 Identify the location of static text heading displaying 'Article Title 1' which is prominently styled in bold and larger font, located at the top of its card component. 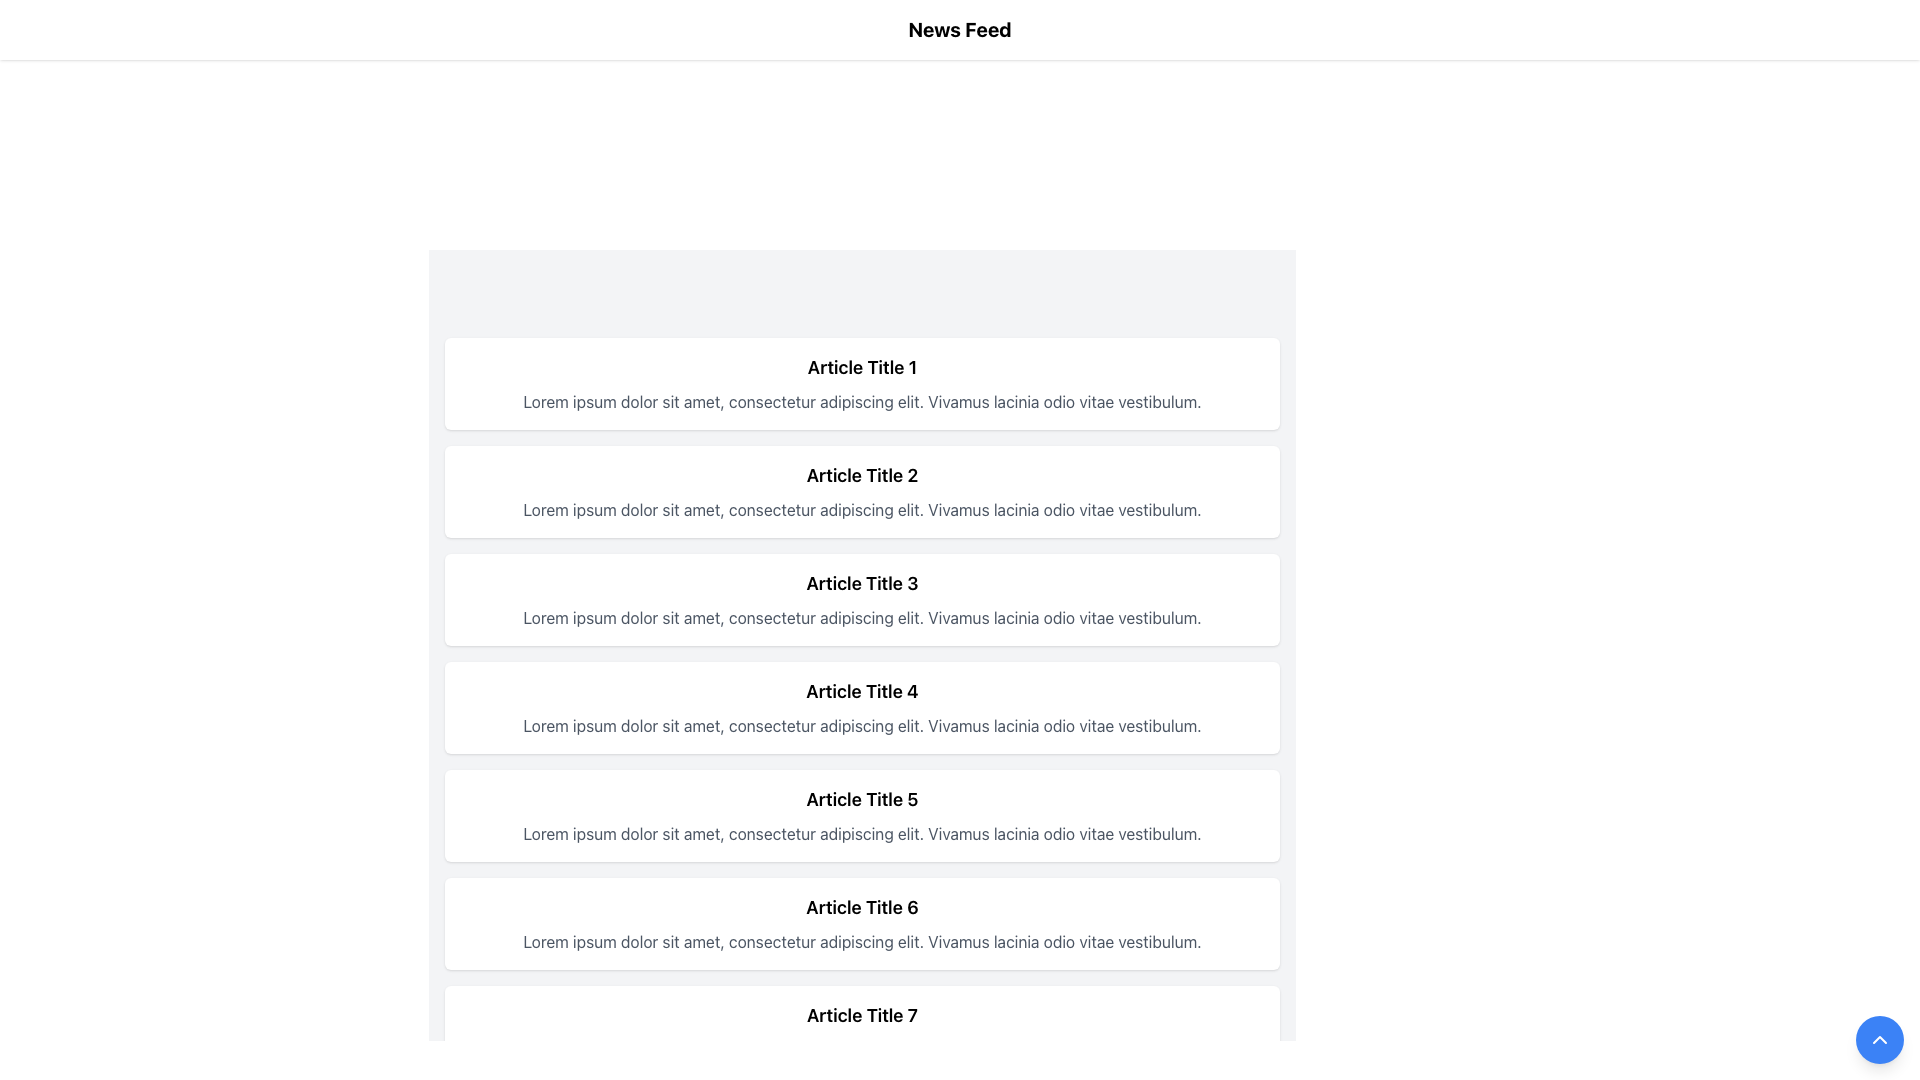
(862, 367).